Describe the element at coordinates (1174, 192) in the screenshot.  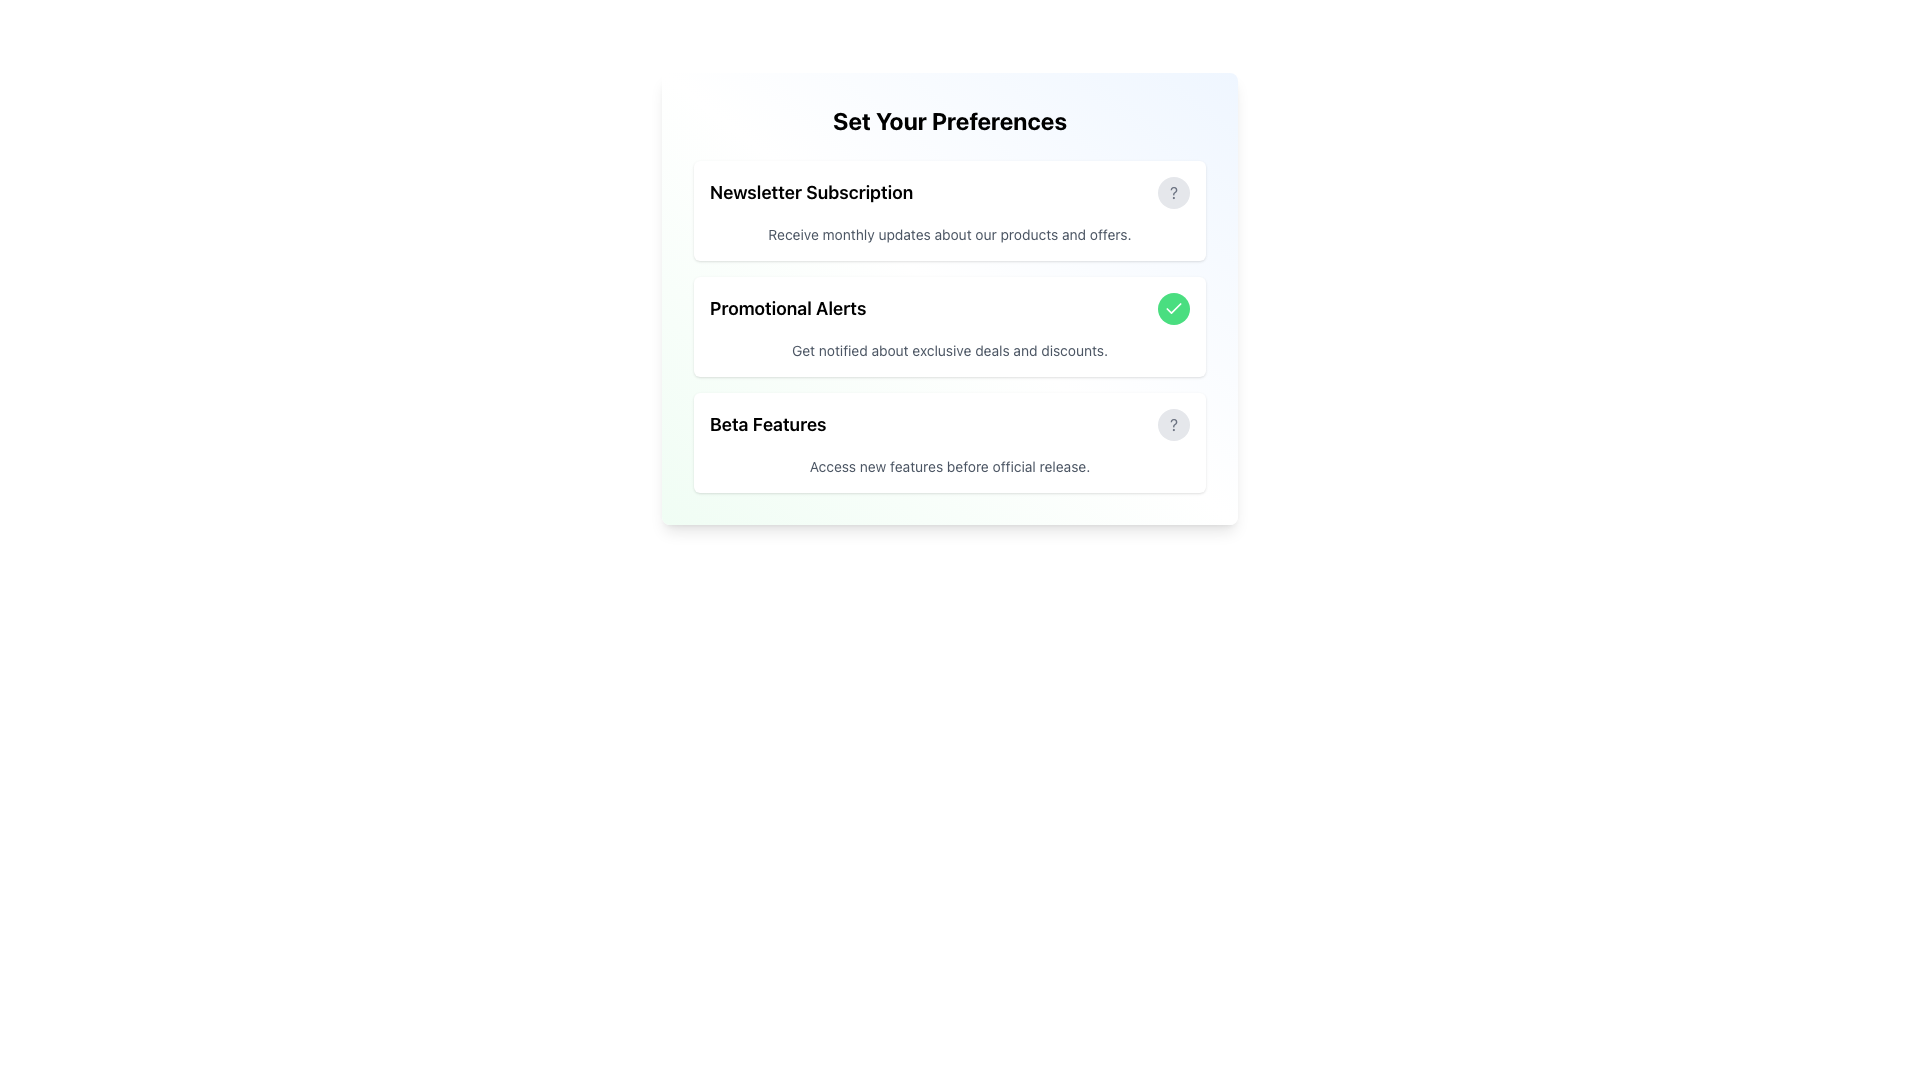
I see `the circular button with a question mark icon located in the top right corner of the 'Newsletter Subscription' section` at that location.